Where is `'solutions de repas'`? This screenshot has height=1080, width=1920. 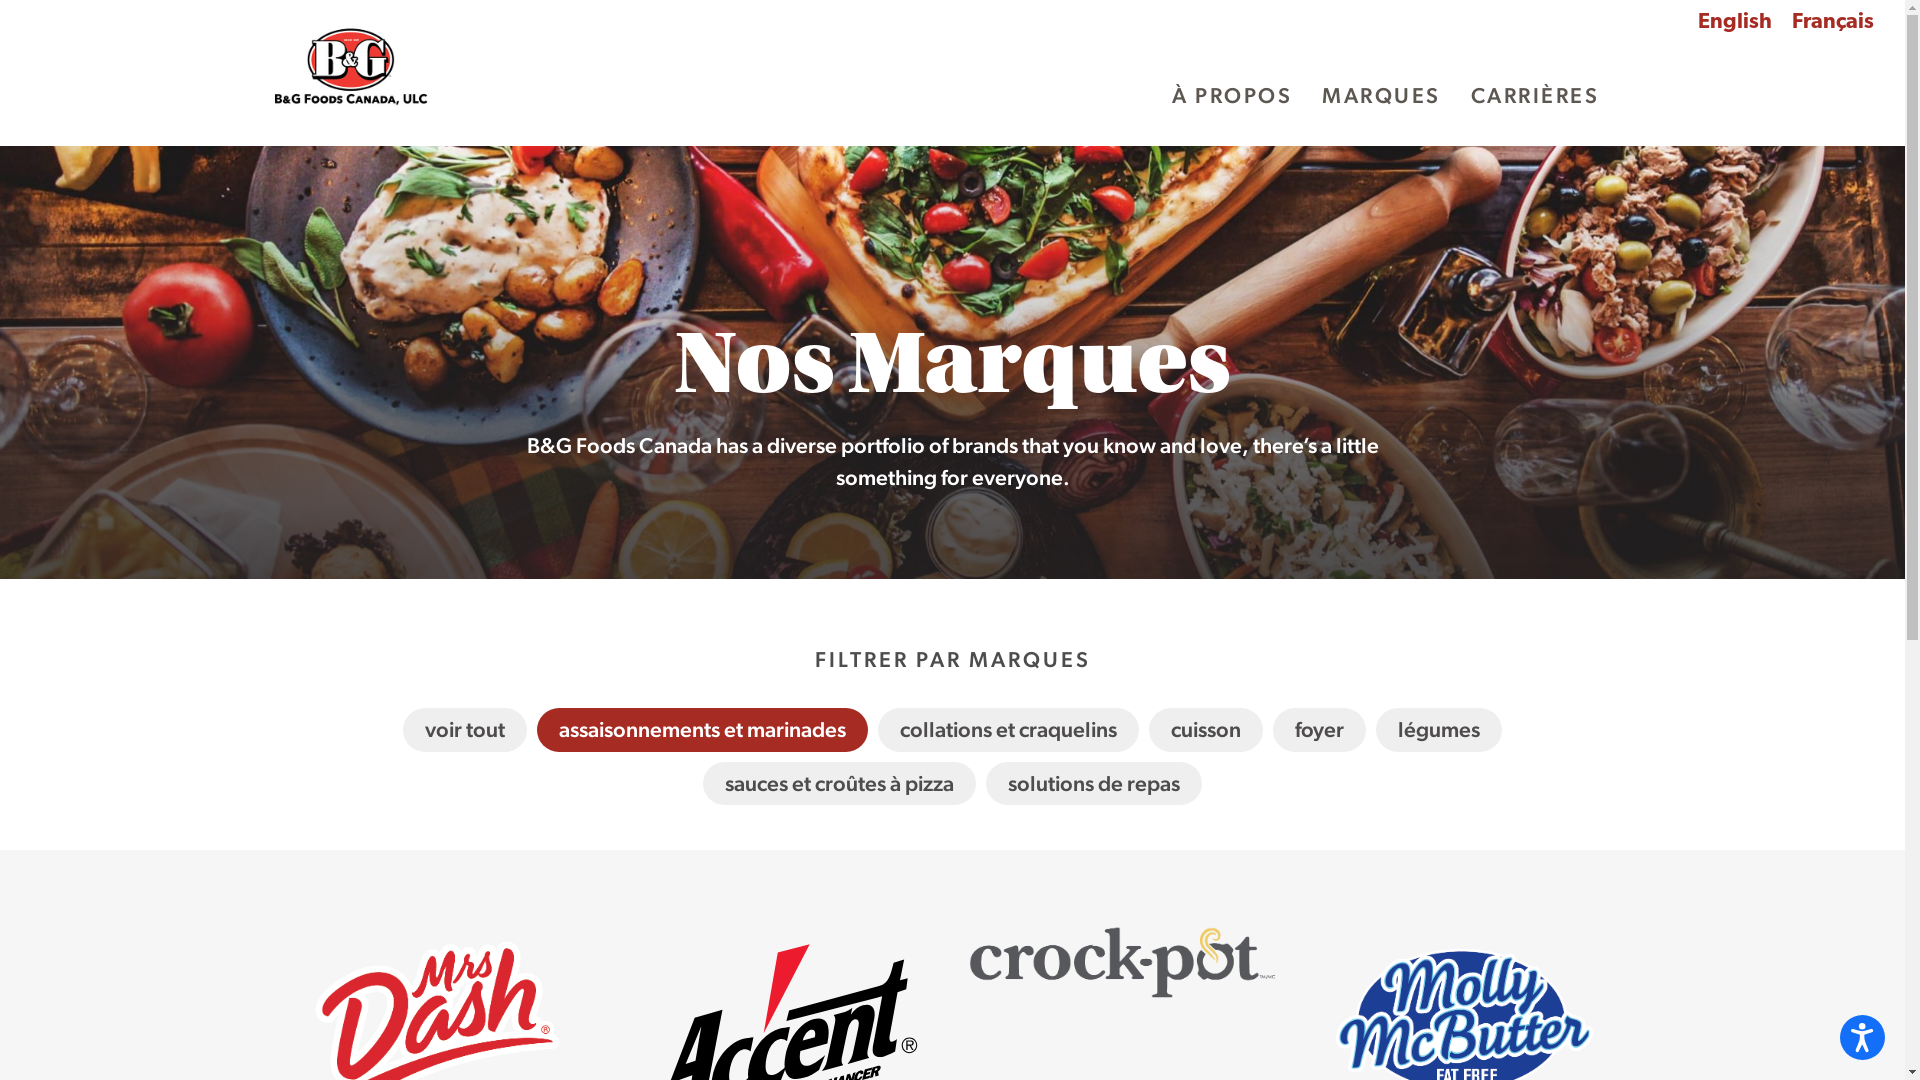 'solutions de repas' is located at coordinates (1092, 782).